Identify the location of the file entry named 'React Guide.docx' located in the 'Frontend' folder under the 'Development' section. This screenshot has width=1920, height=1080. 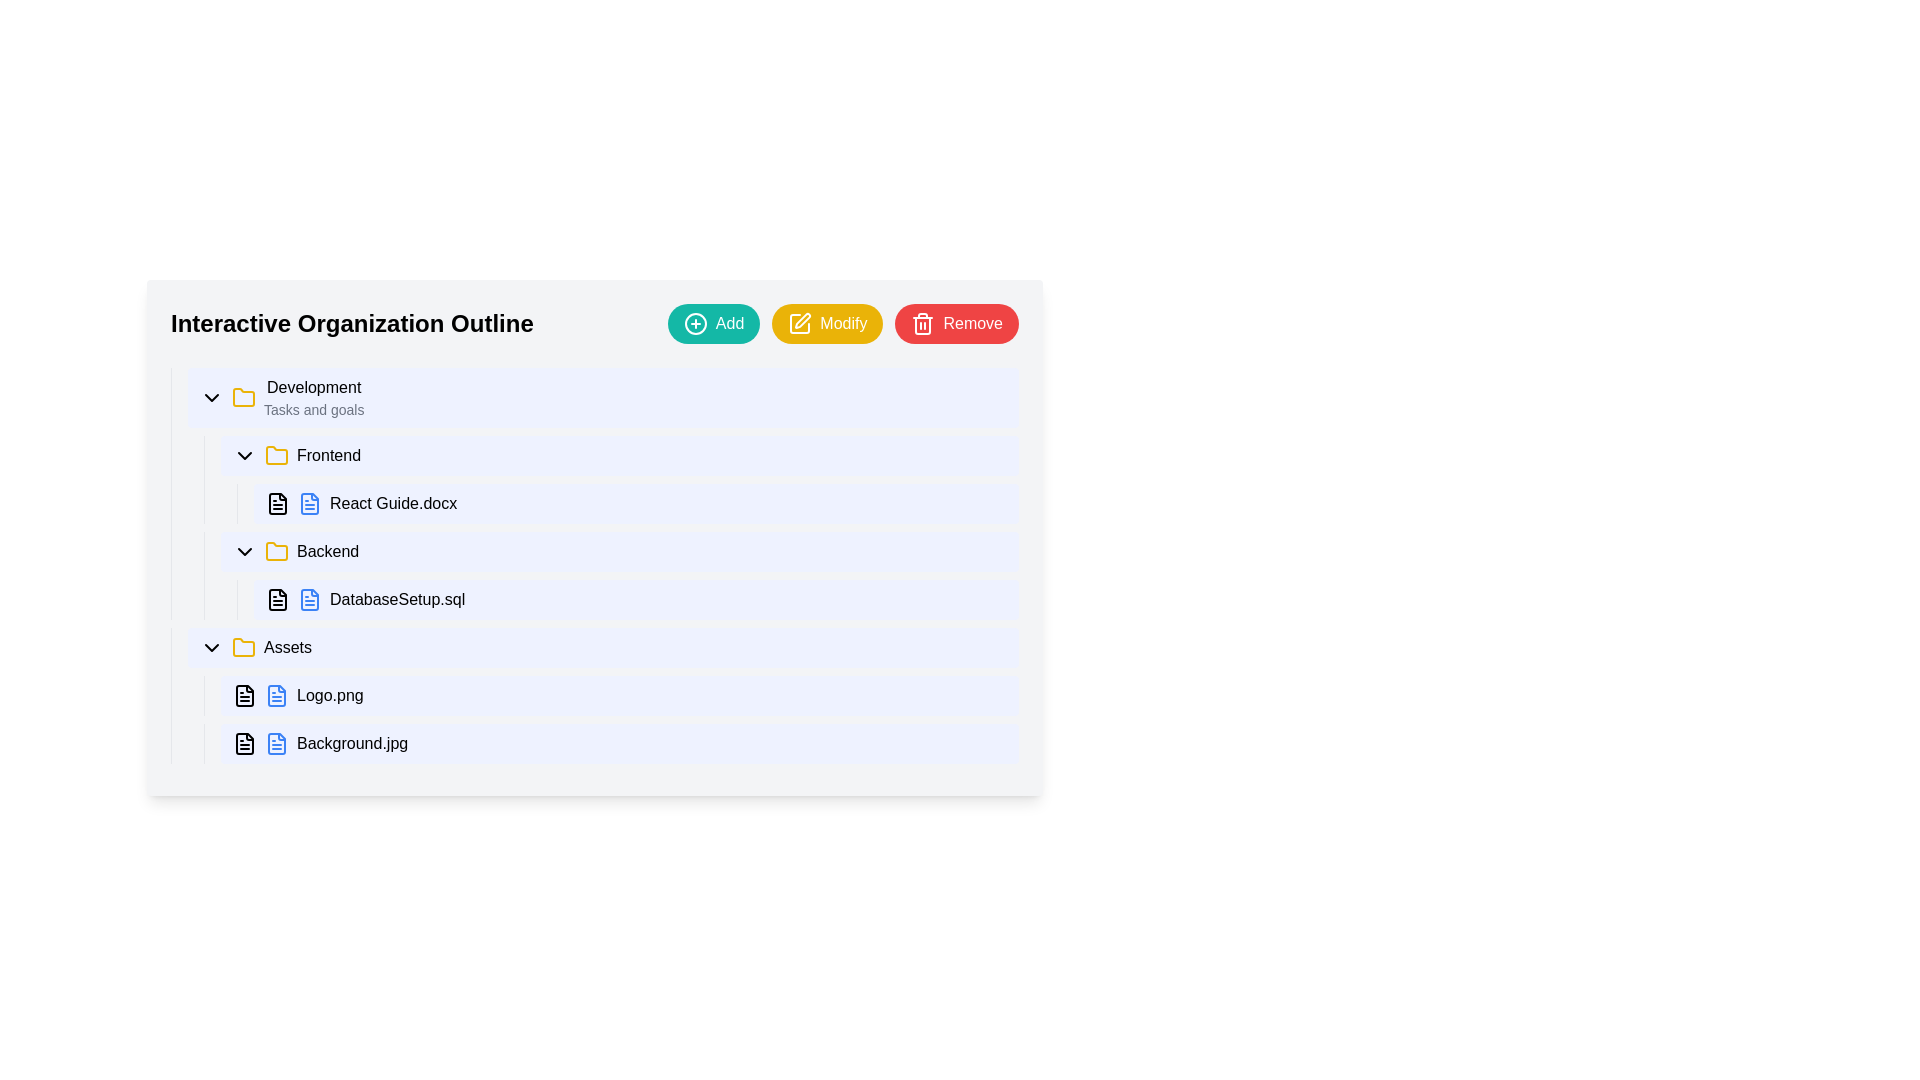
(635, 503).